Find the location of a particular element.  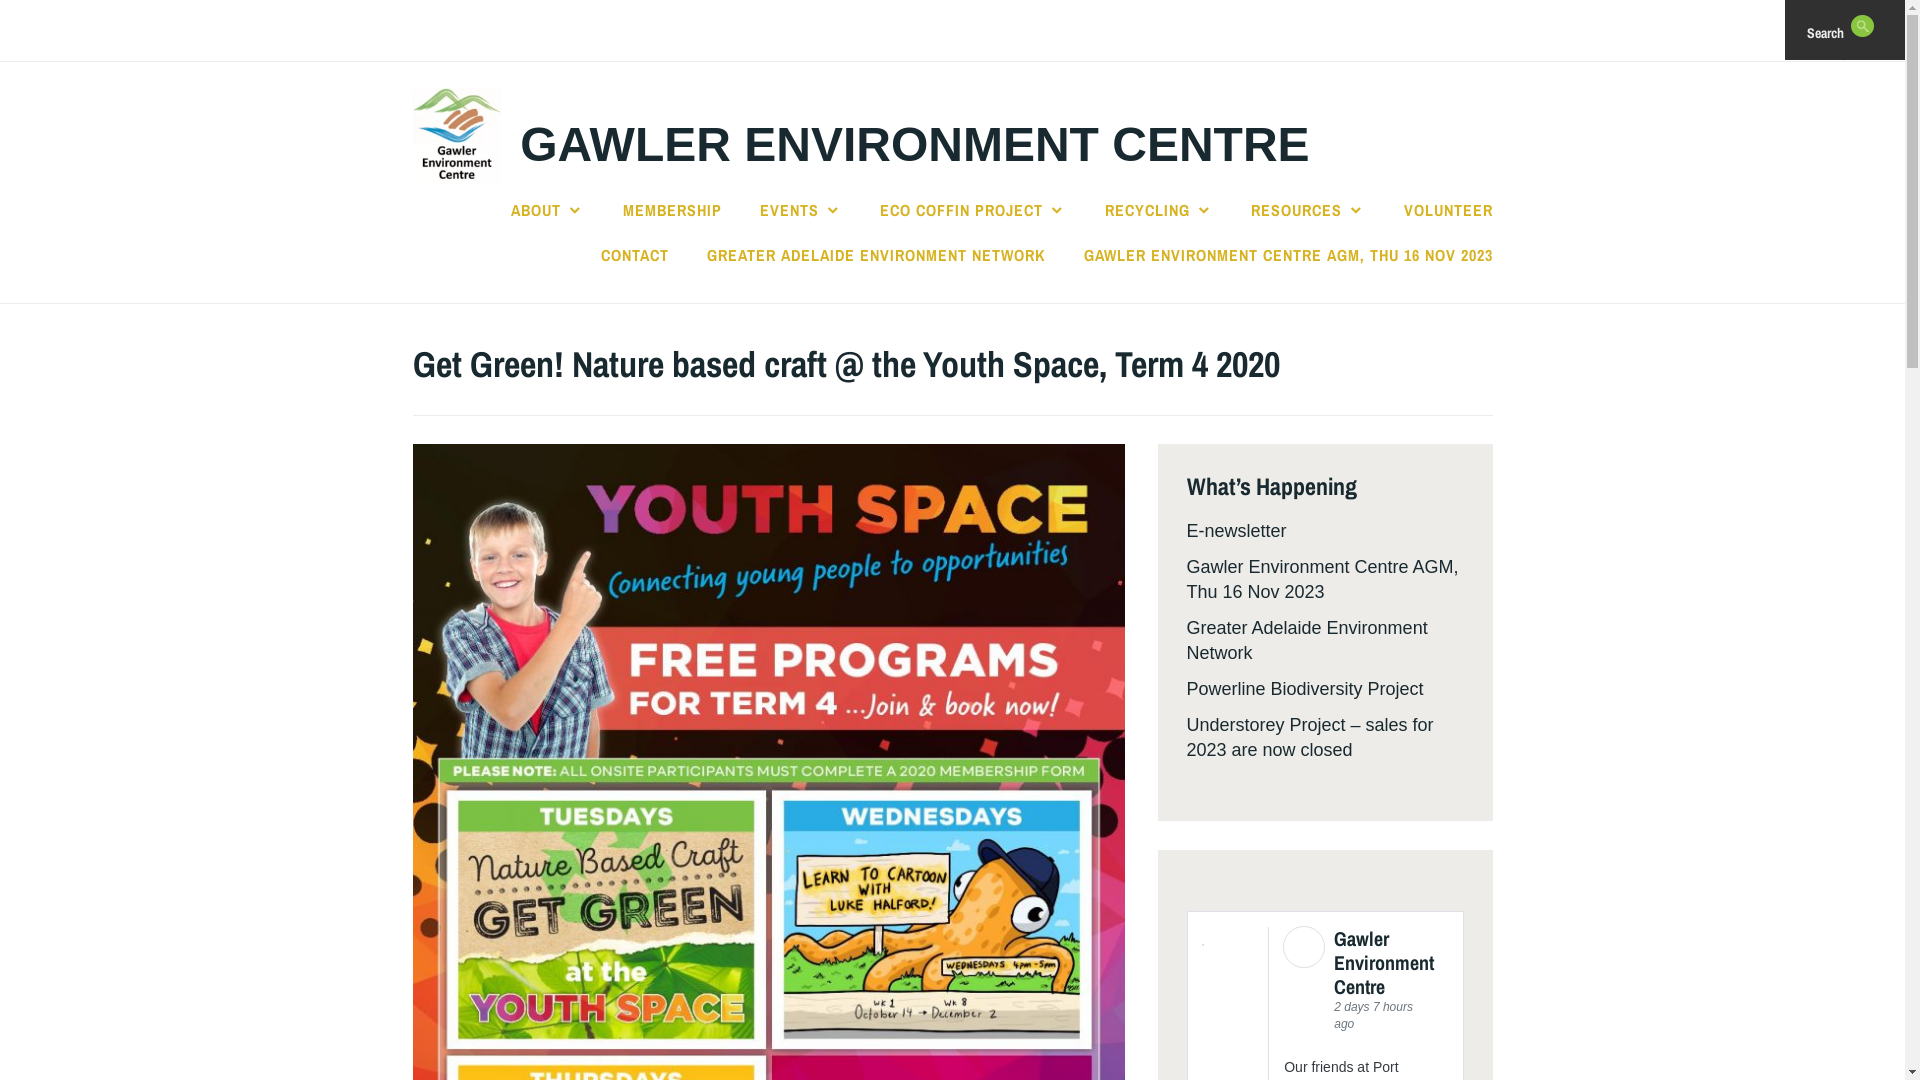

'RECYCLING' is located at coordinates (1103, 209).